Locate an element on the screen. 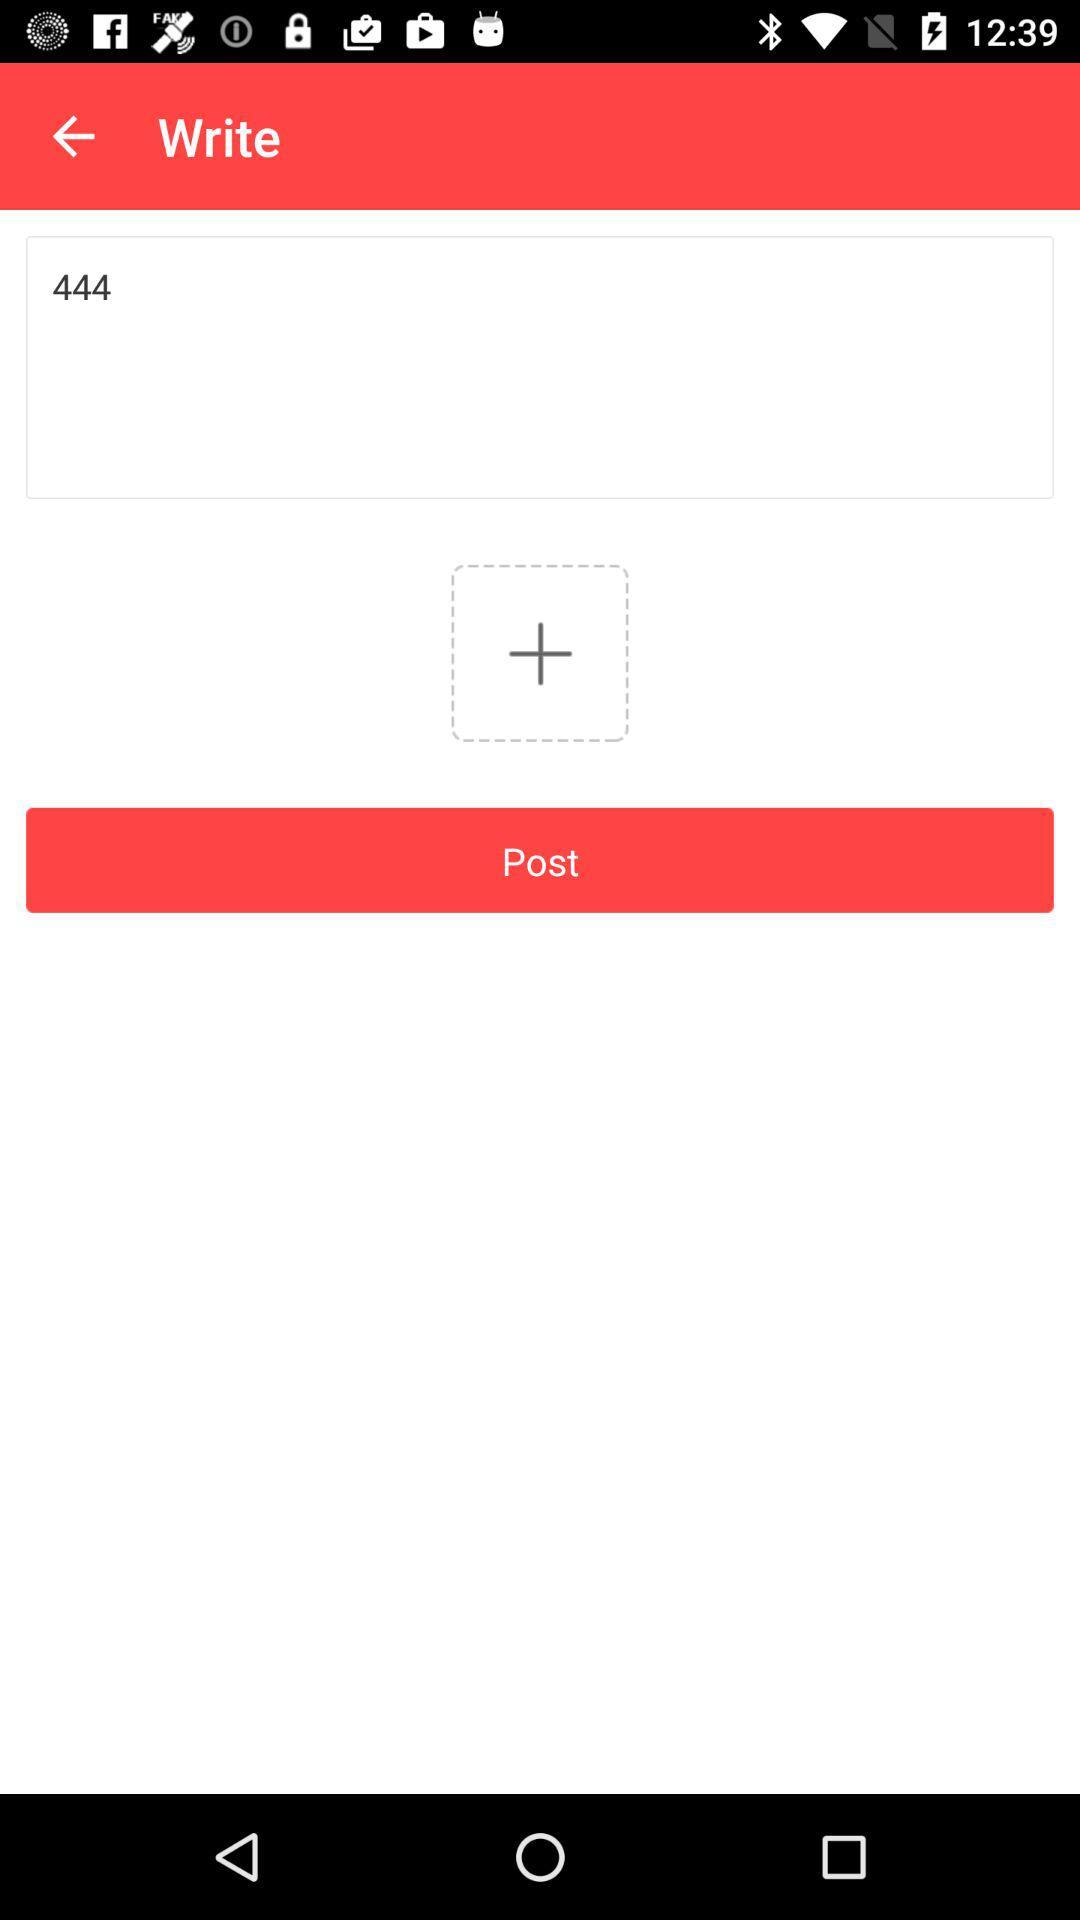 This screenshot has height=1920, width=1080. go hide option is located at coordinates (540, 653).